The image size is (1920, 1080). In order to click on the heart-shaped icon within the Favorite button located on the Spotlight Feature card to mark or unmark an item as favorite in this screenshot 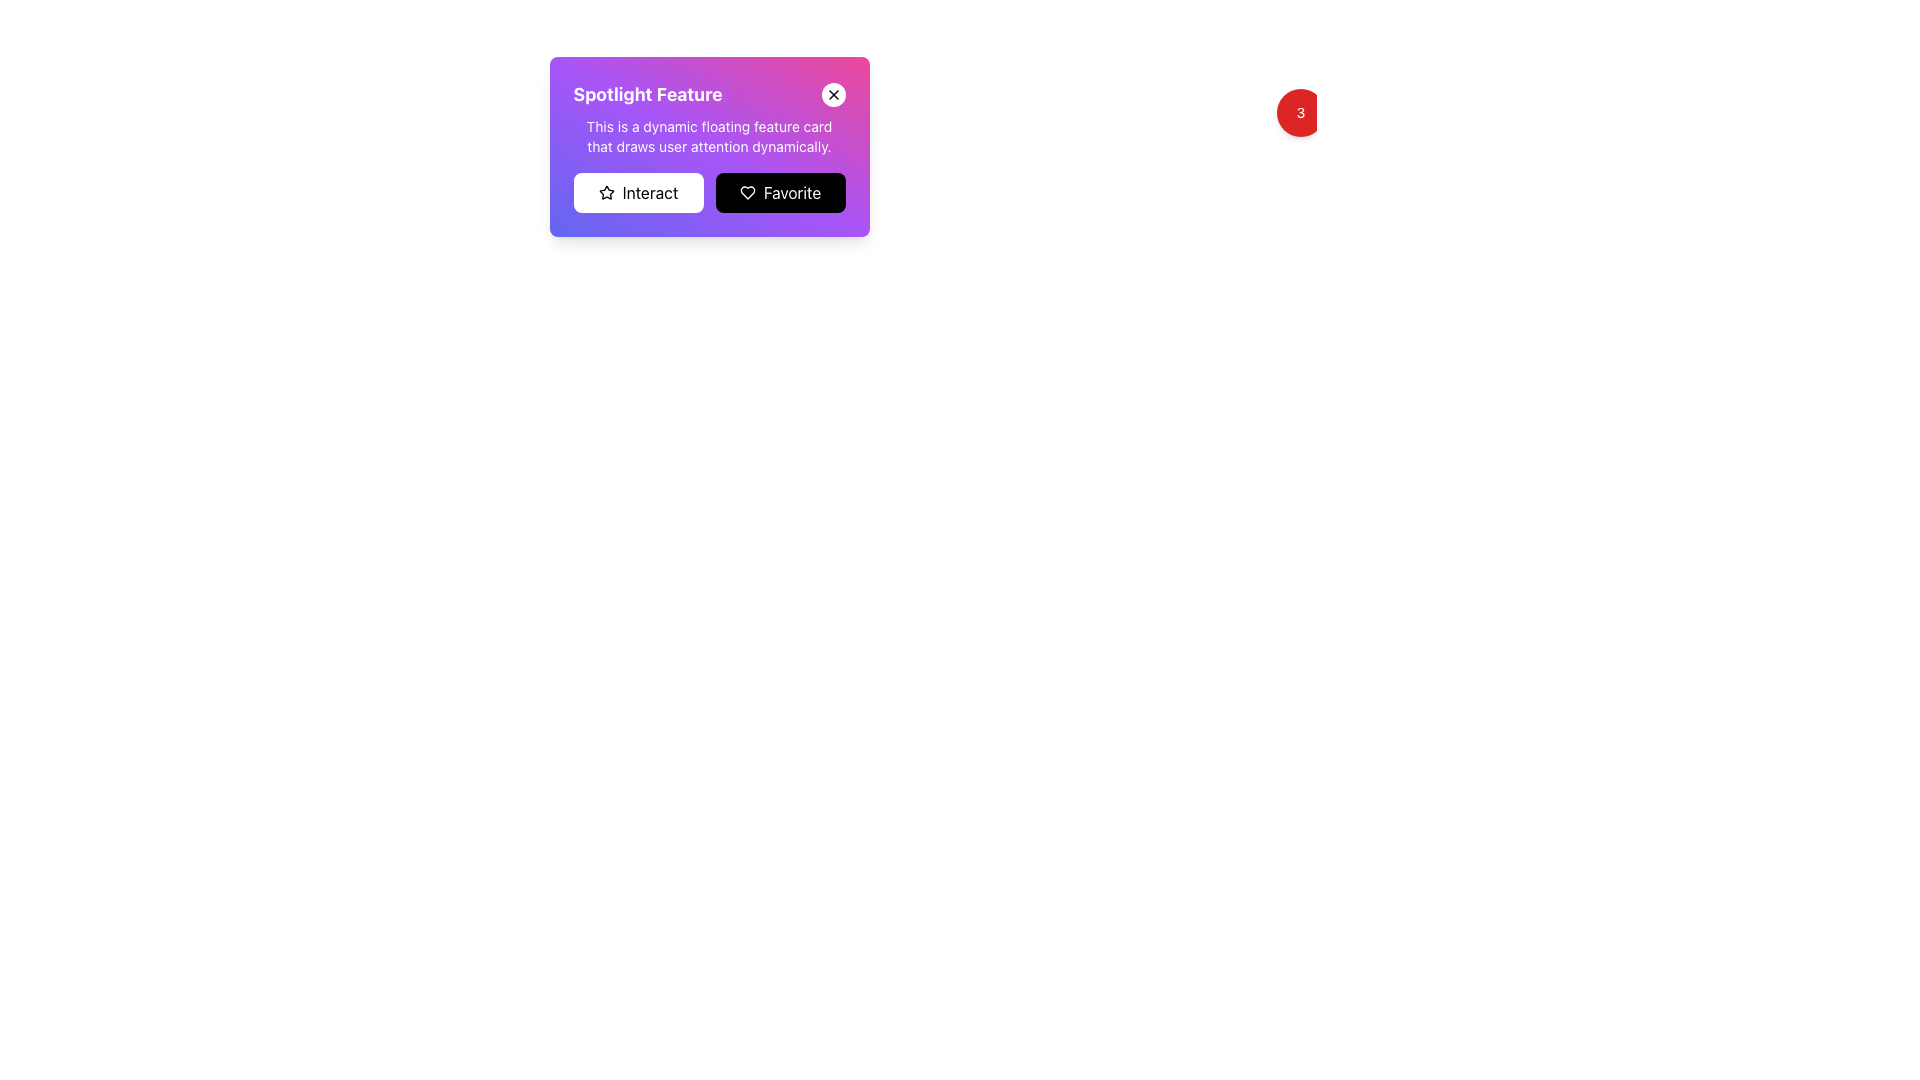, I will do `click(746, 192)`.